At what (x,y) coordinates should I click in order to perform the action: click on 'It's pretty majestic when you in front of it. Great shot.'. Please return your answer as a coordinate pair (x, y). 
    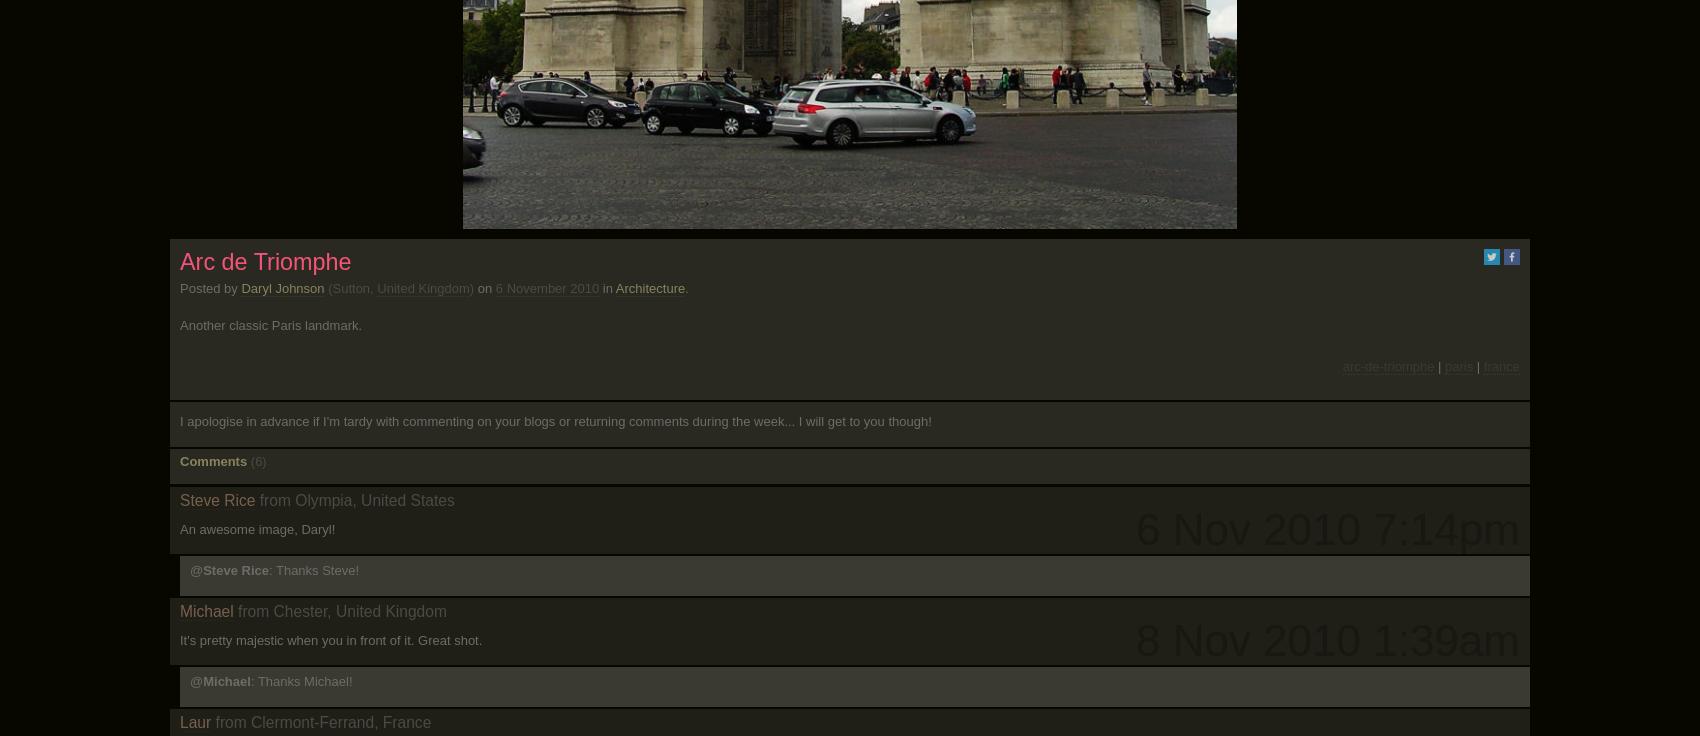
    Looking at the image, I should click on (329, 639).